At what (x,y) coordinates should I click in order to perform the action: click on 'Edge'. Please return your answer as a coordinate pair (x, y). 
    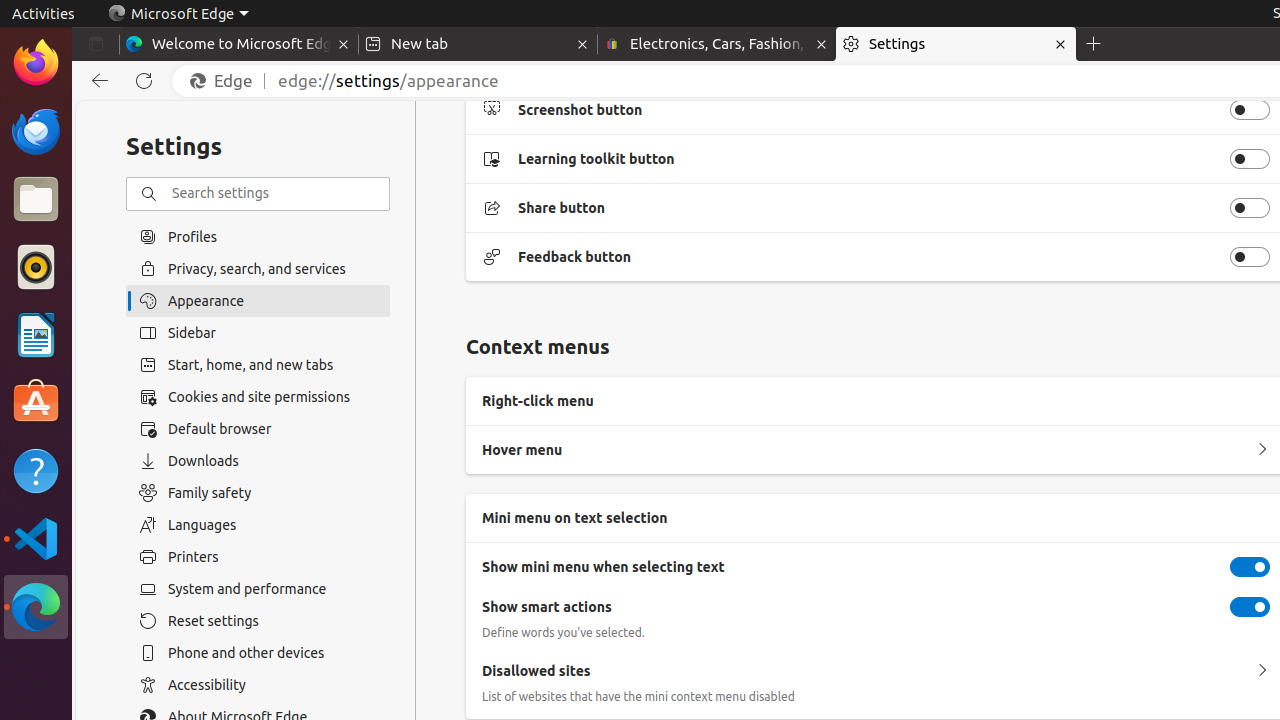
    Looking at the image, I should click on (226, 80).